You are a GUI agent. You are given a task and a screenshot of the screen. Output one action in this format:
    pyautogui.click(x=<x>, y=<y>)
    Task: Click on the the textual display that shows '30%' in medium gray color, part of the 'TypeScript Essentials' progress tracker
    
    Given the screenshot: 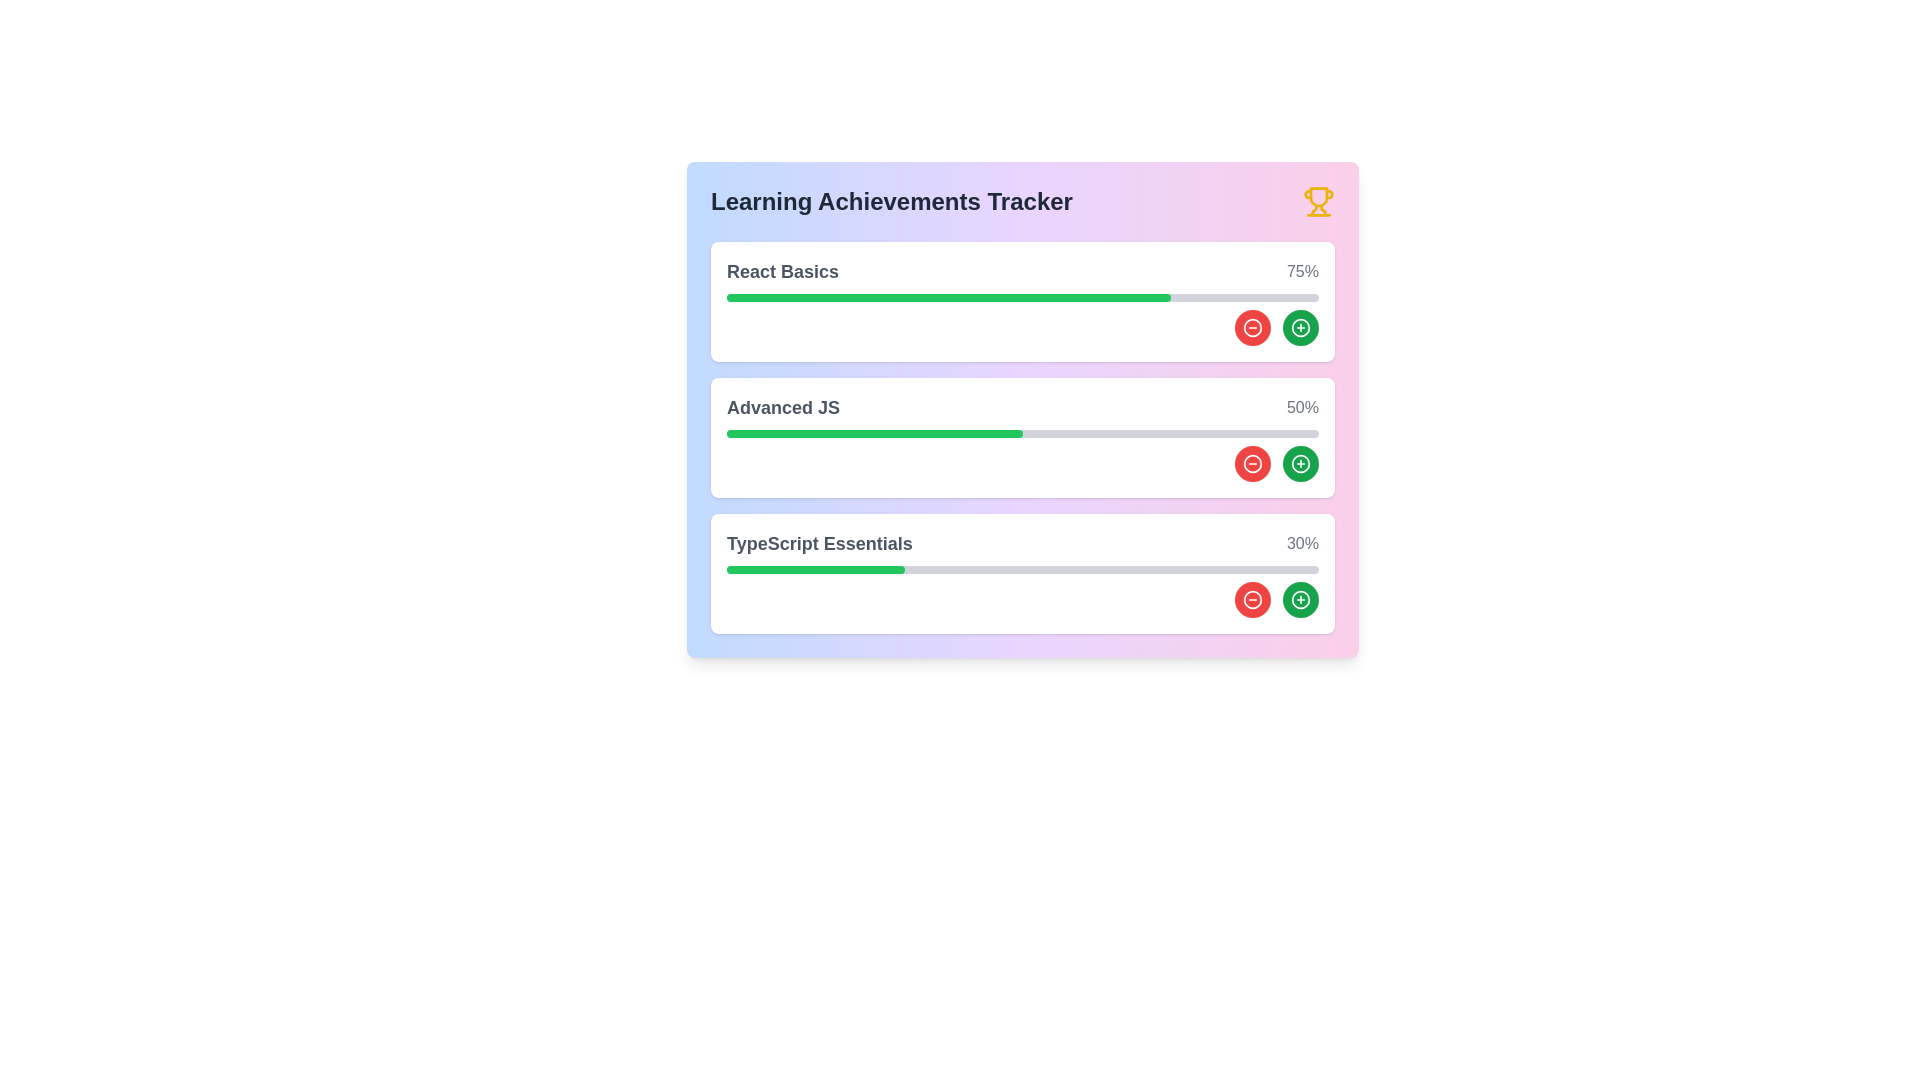 What is the action you would take?
    pyautogui.click(x=1302, y=543)
    